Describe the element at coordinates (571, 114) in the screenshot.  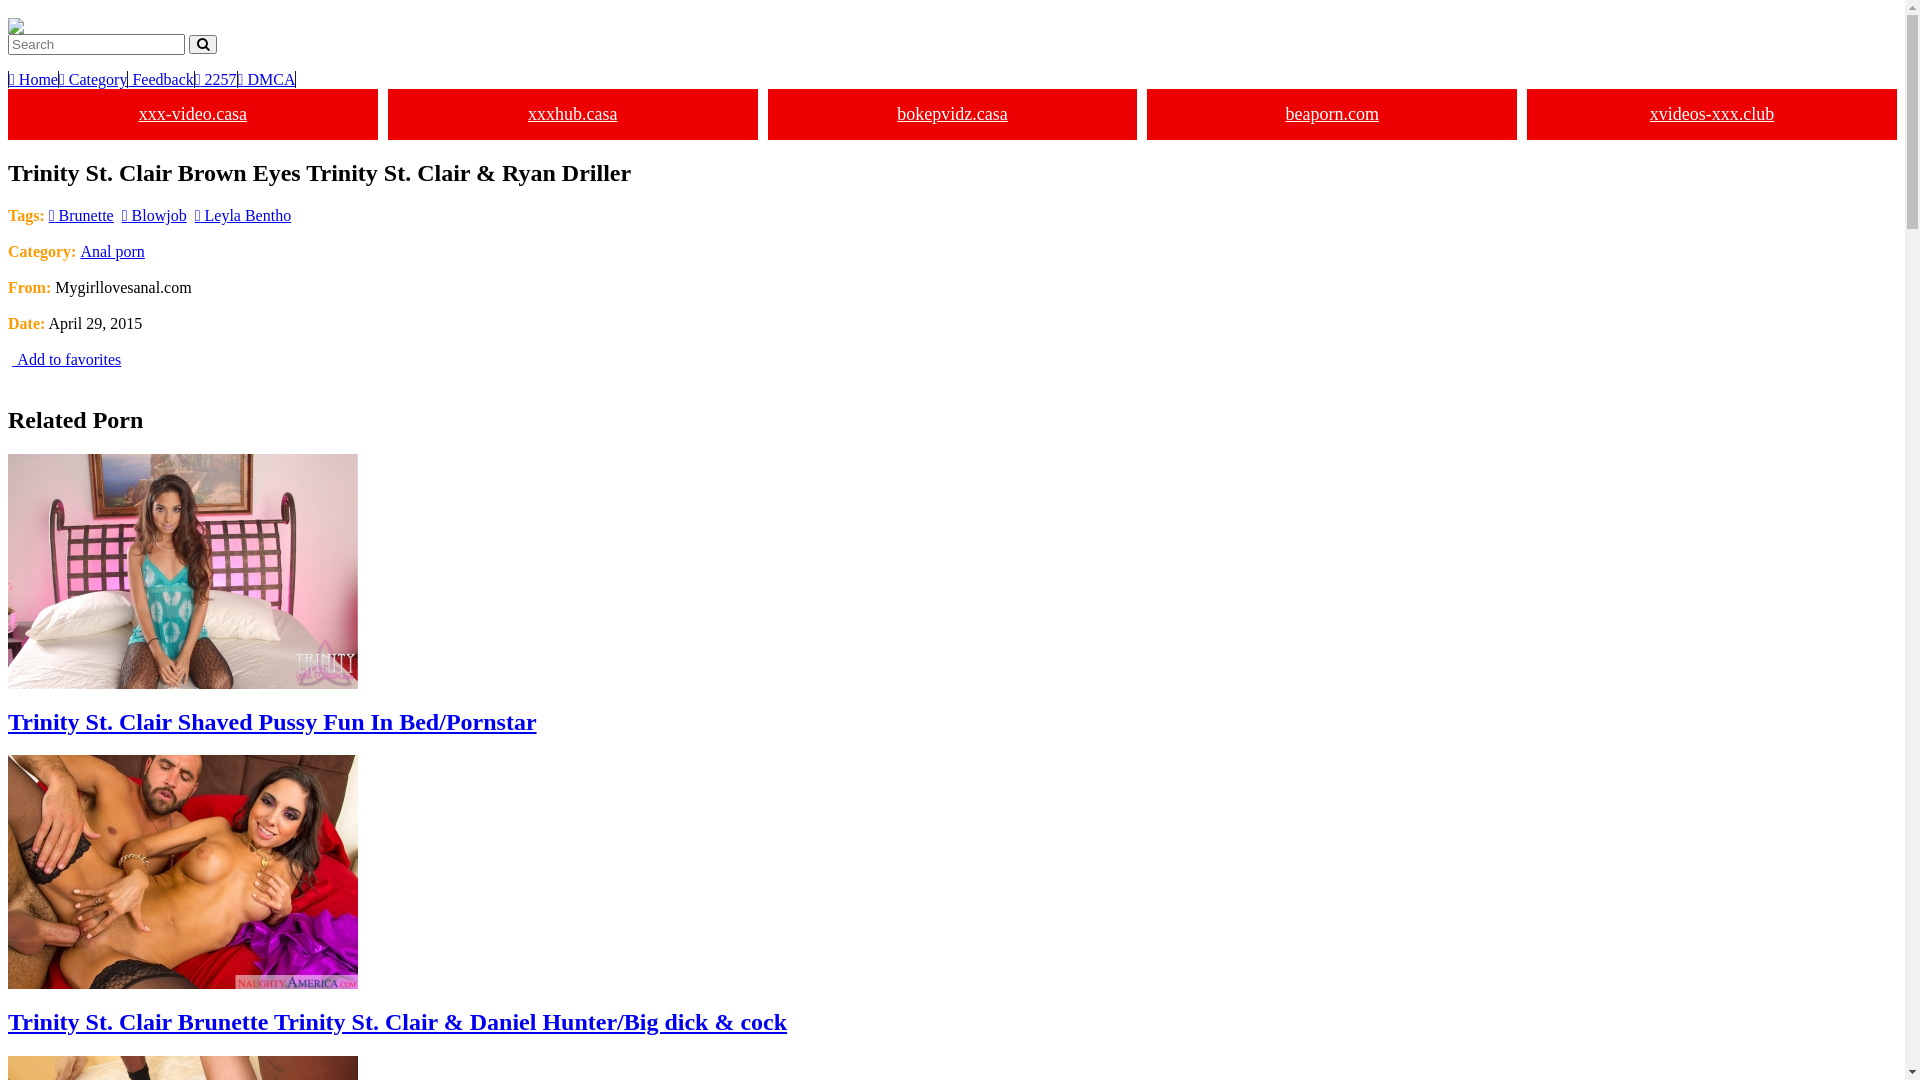
I see `'xxxhub.casa'` at that location.